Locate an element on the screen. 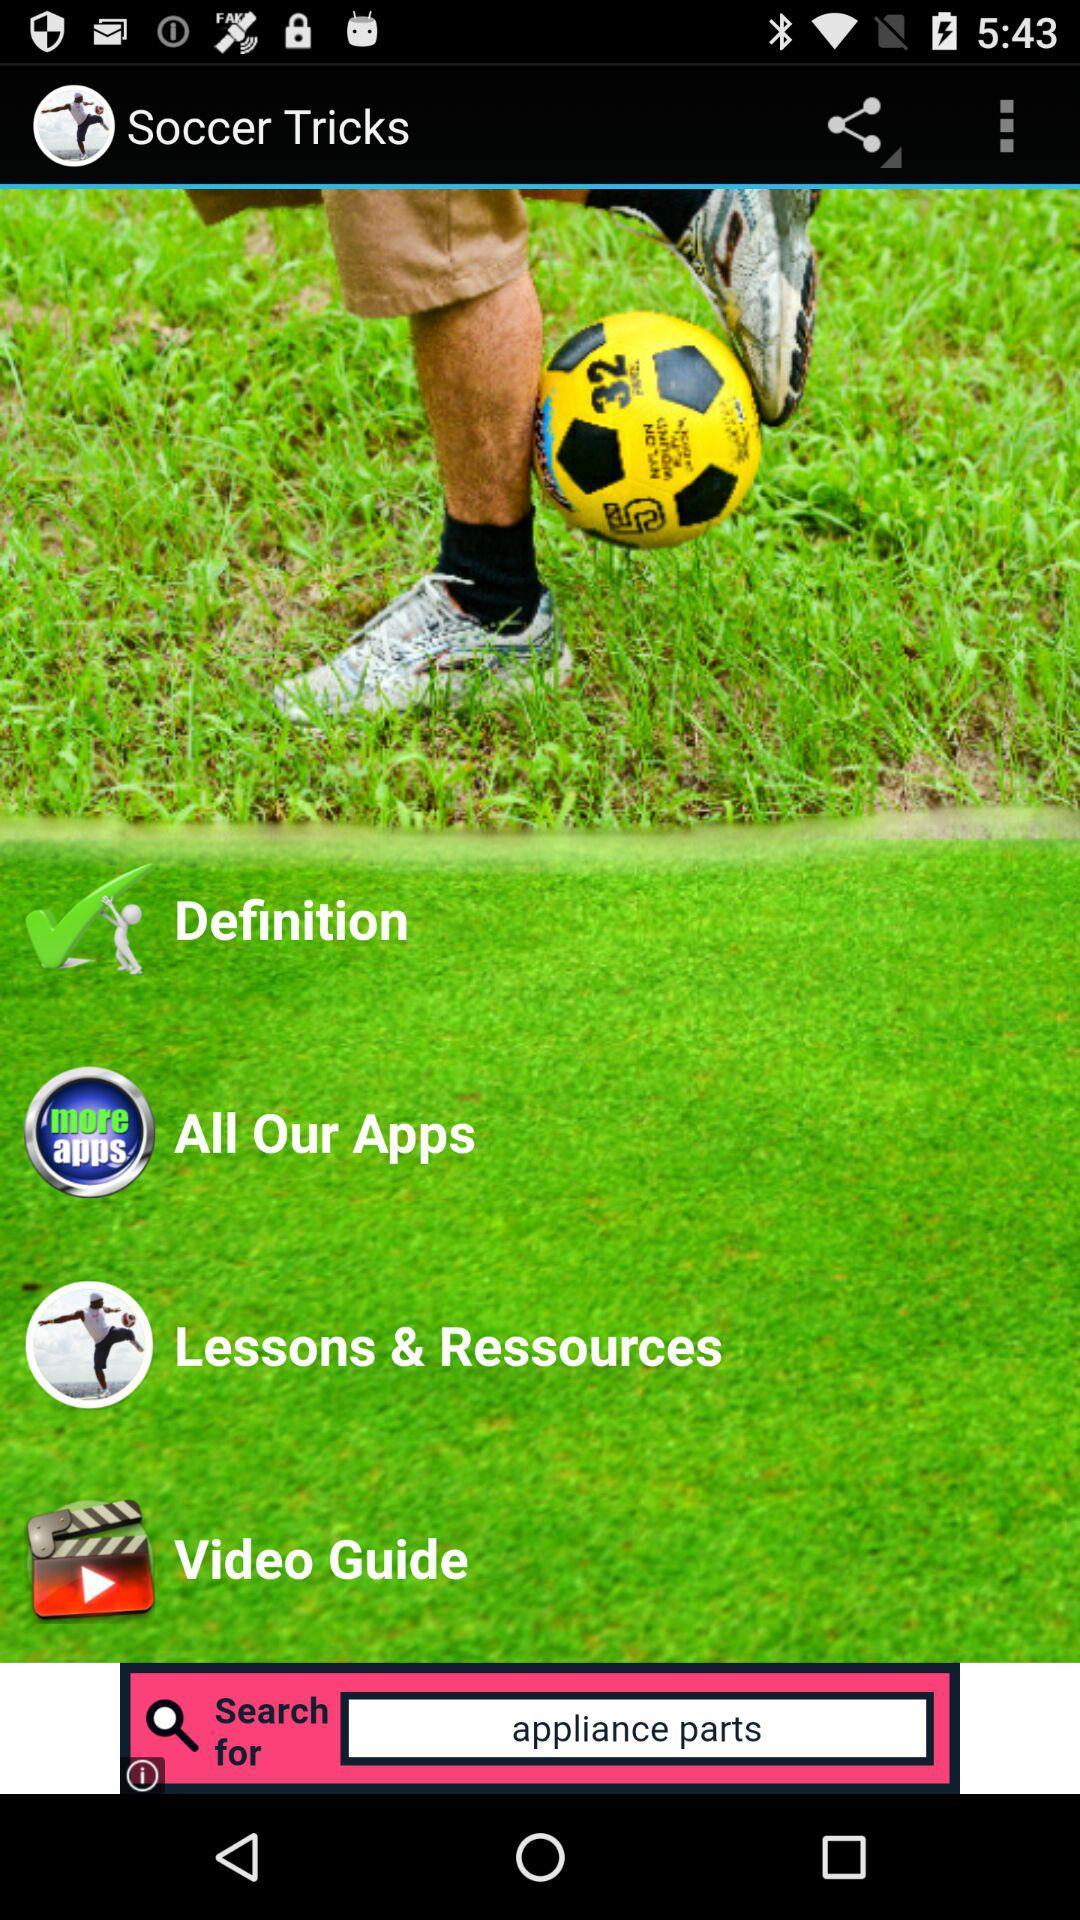 Image resolution: width=1080 pixels, height=1920 pixels. video guide app is located at coordinates (613, 1556).